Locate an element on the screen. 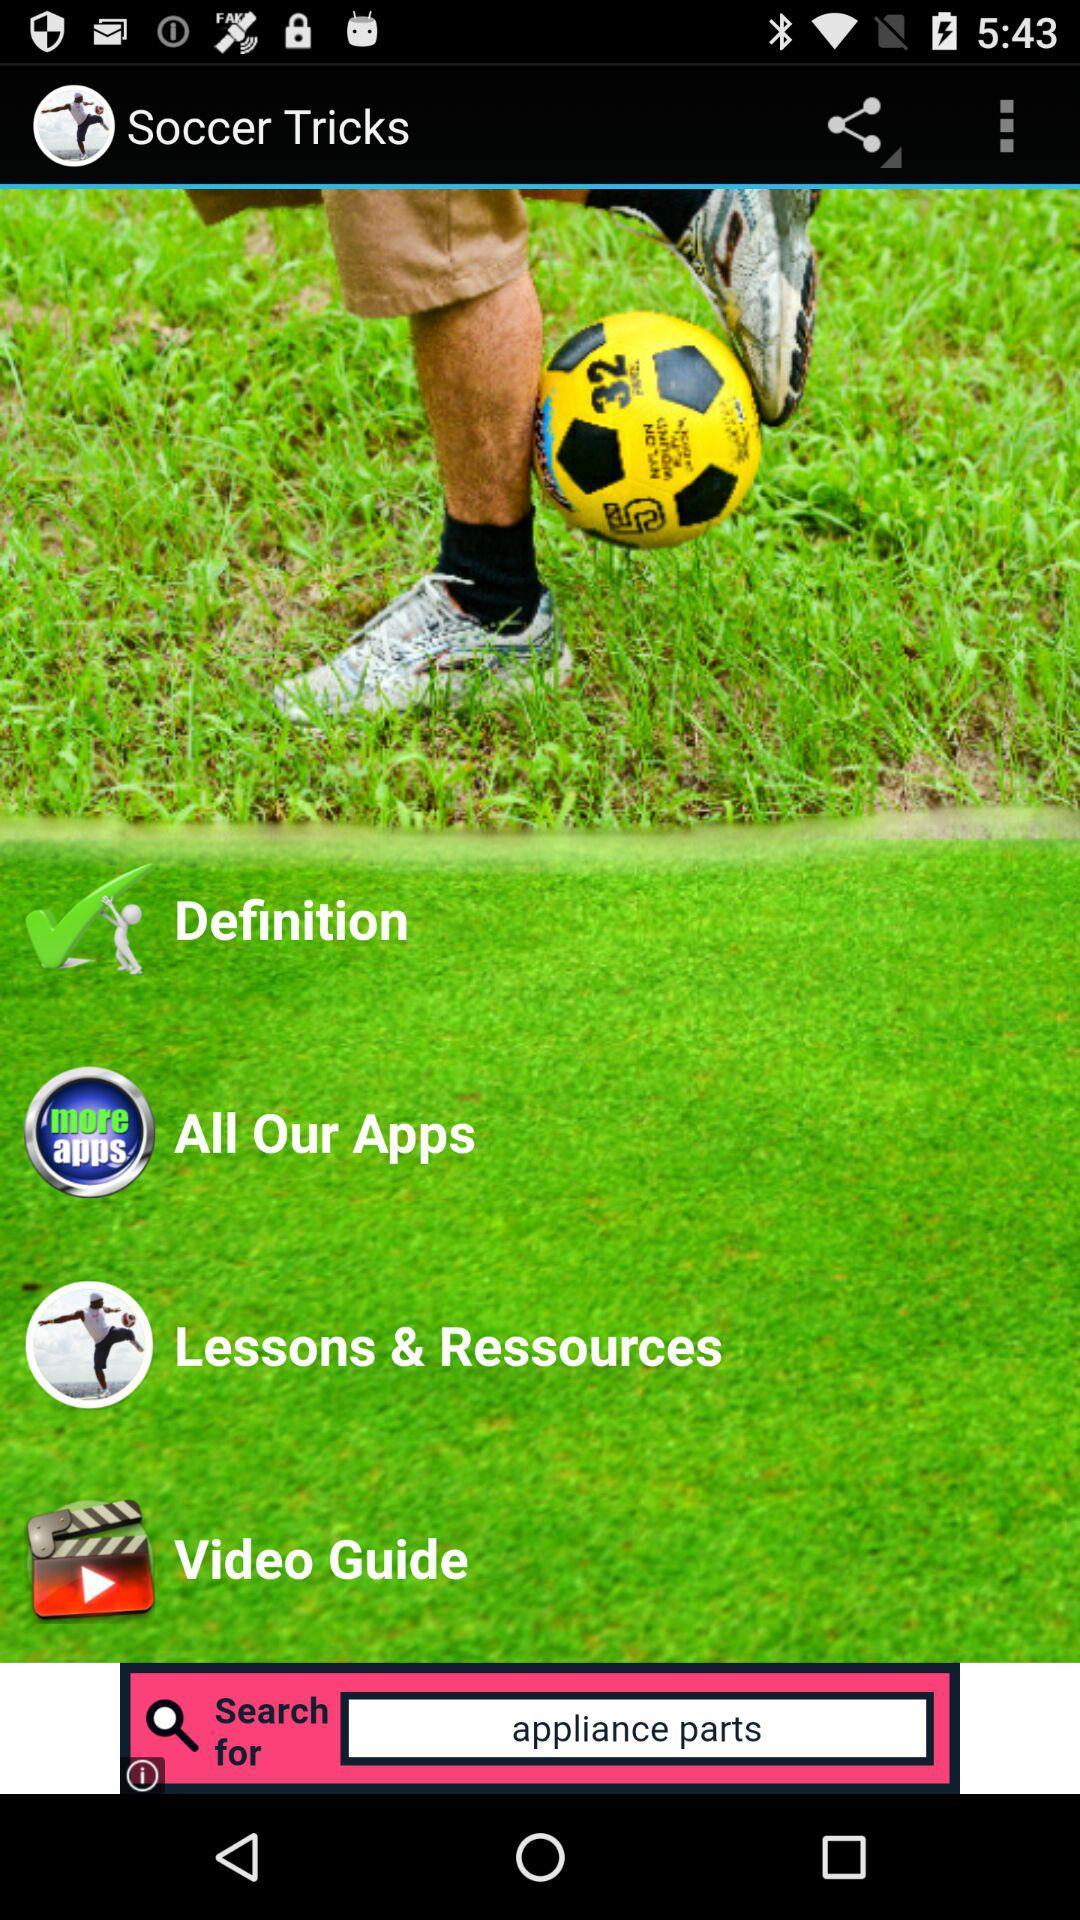 Image resolution: width=1080 pixels, height=1920 pixels. video guide app is located at coordinates (613, 1556).